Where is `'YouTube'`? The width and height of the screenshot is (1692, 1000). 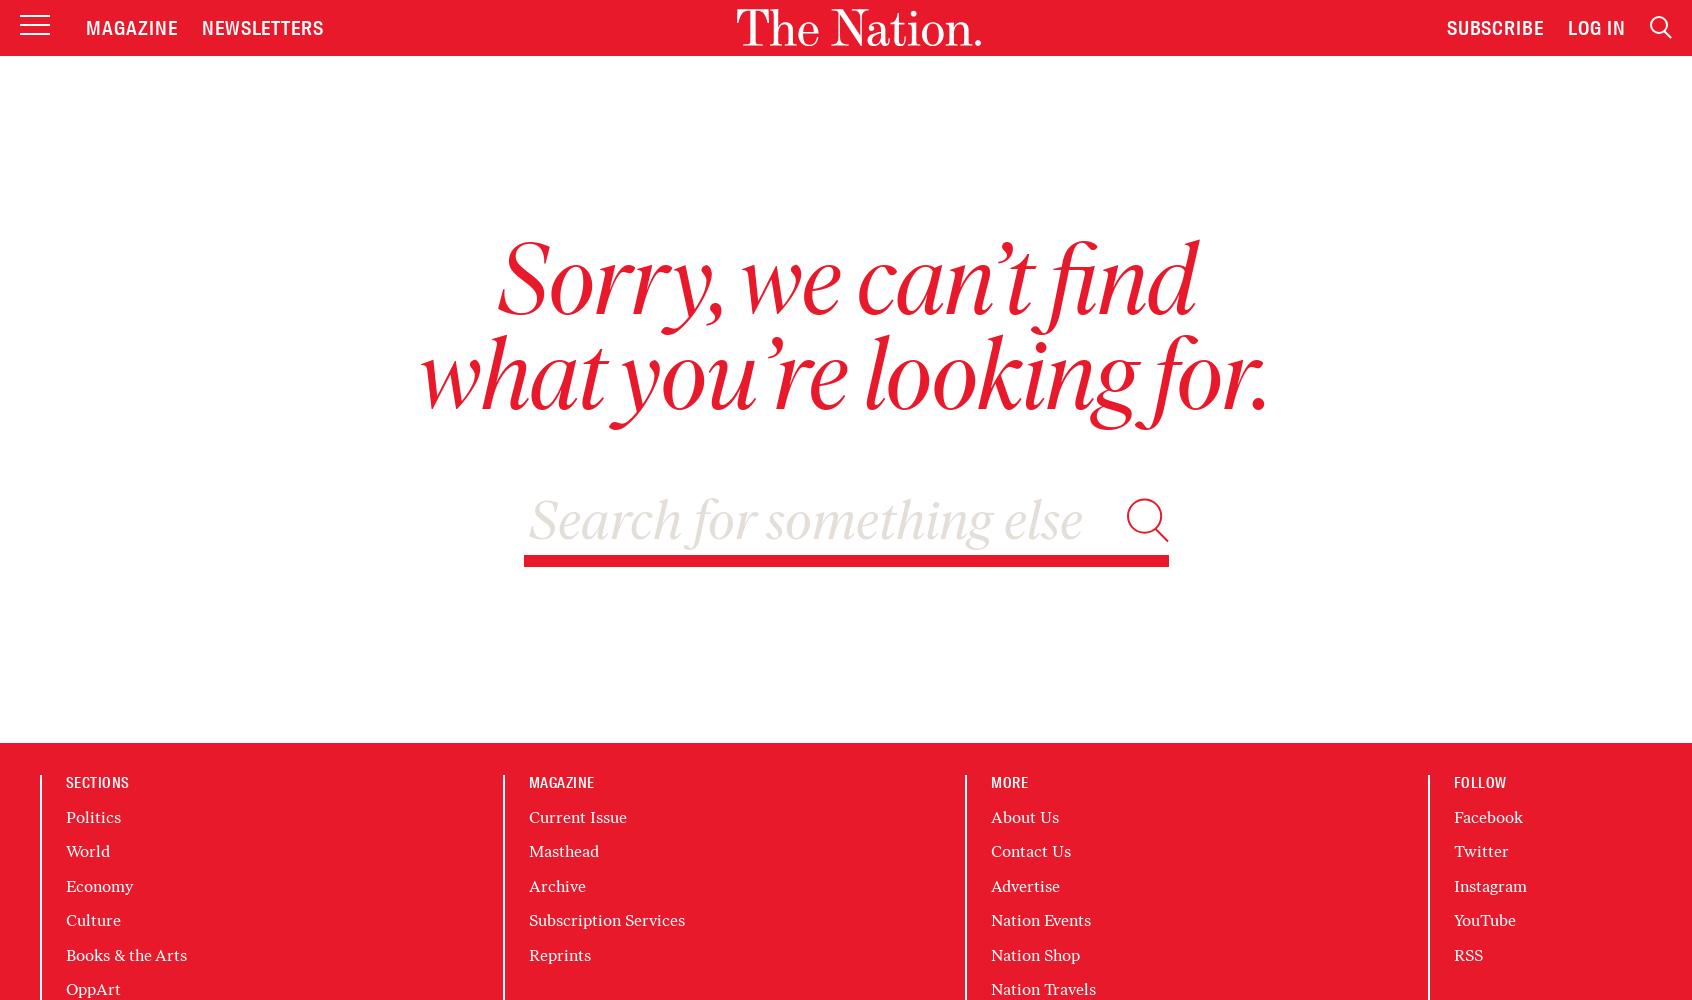 'YouTube' is located at coordinates (1484, 920).